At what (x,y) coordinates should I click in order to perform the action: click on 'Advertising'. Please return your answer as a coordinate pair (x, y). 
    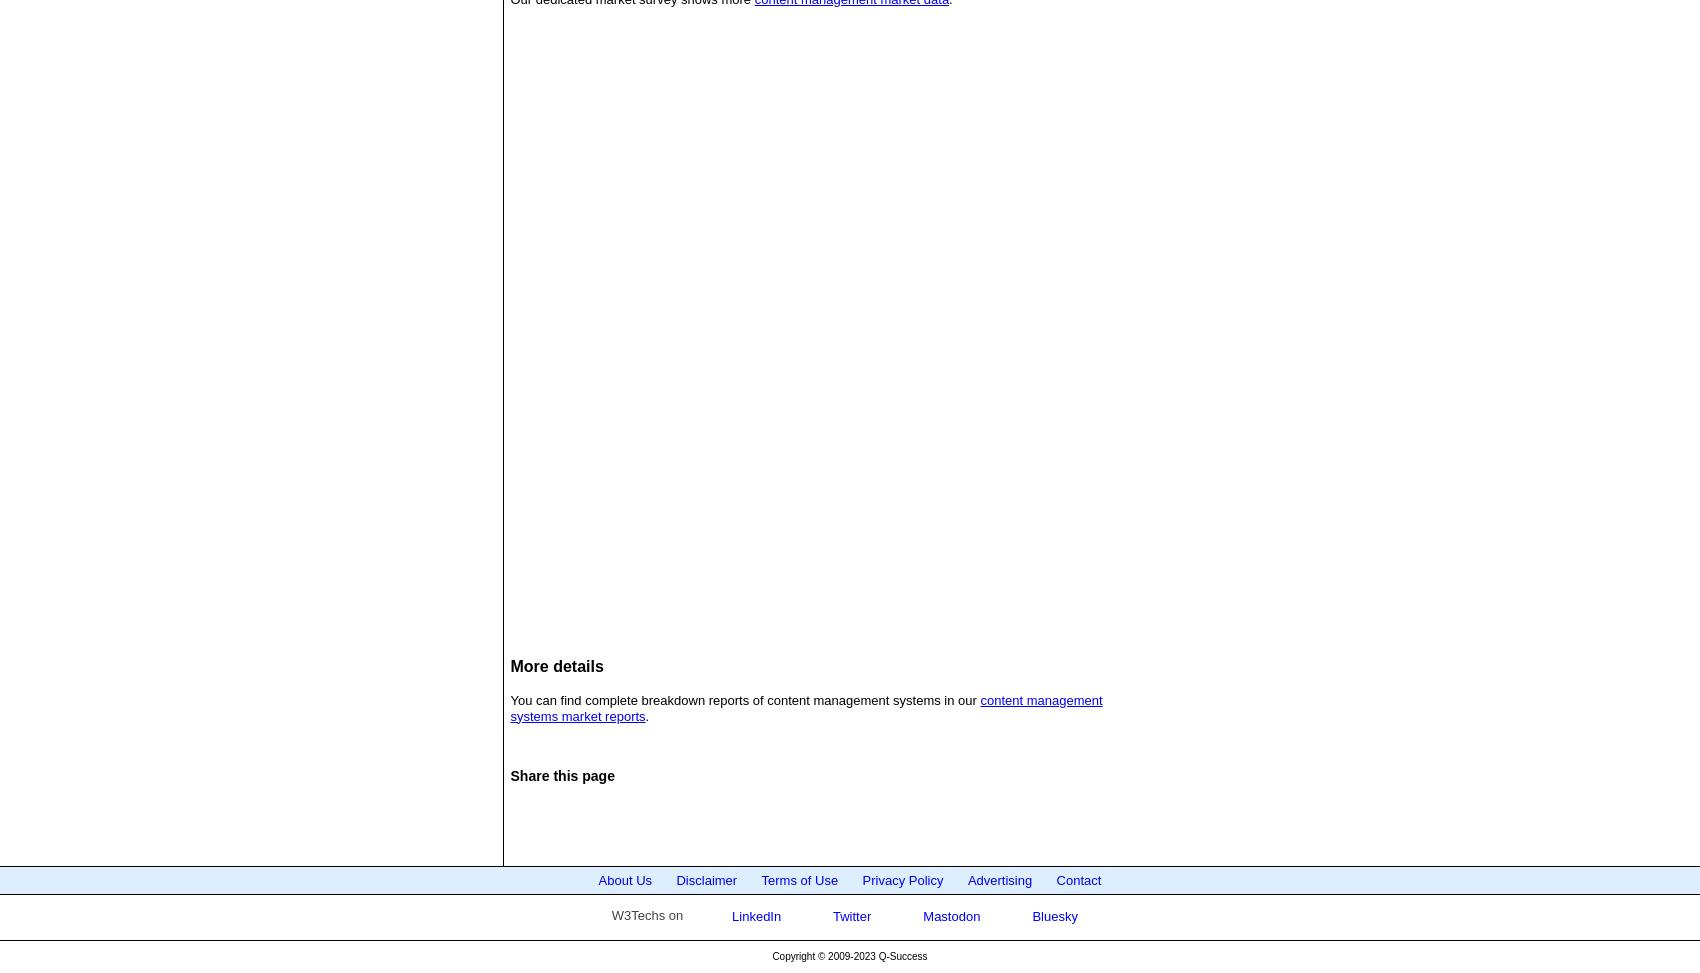
    Looking at the image, I should click on (998, 879).